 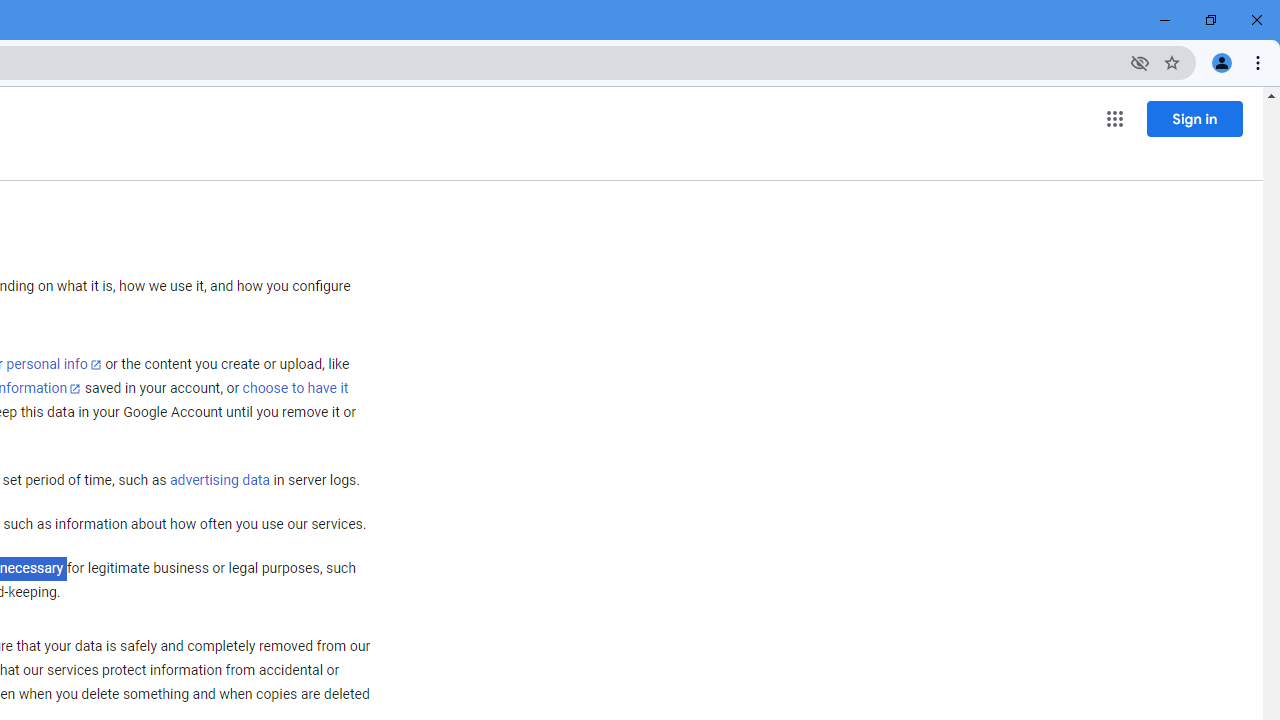 What do you see at coordinates (219, 481) in the screenshot?
I see `'advertising data'` at bounding box center [219, 481].